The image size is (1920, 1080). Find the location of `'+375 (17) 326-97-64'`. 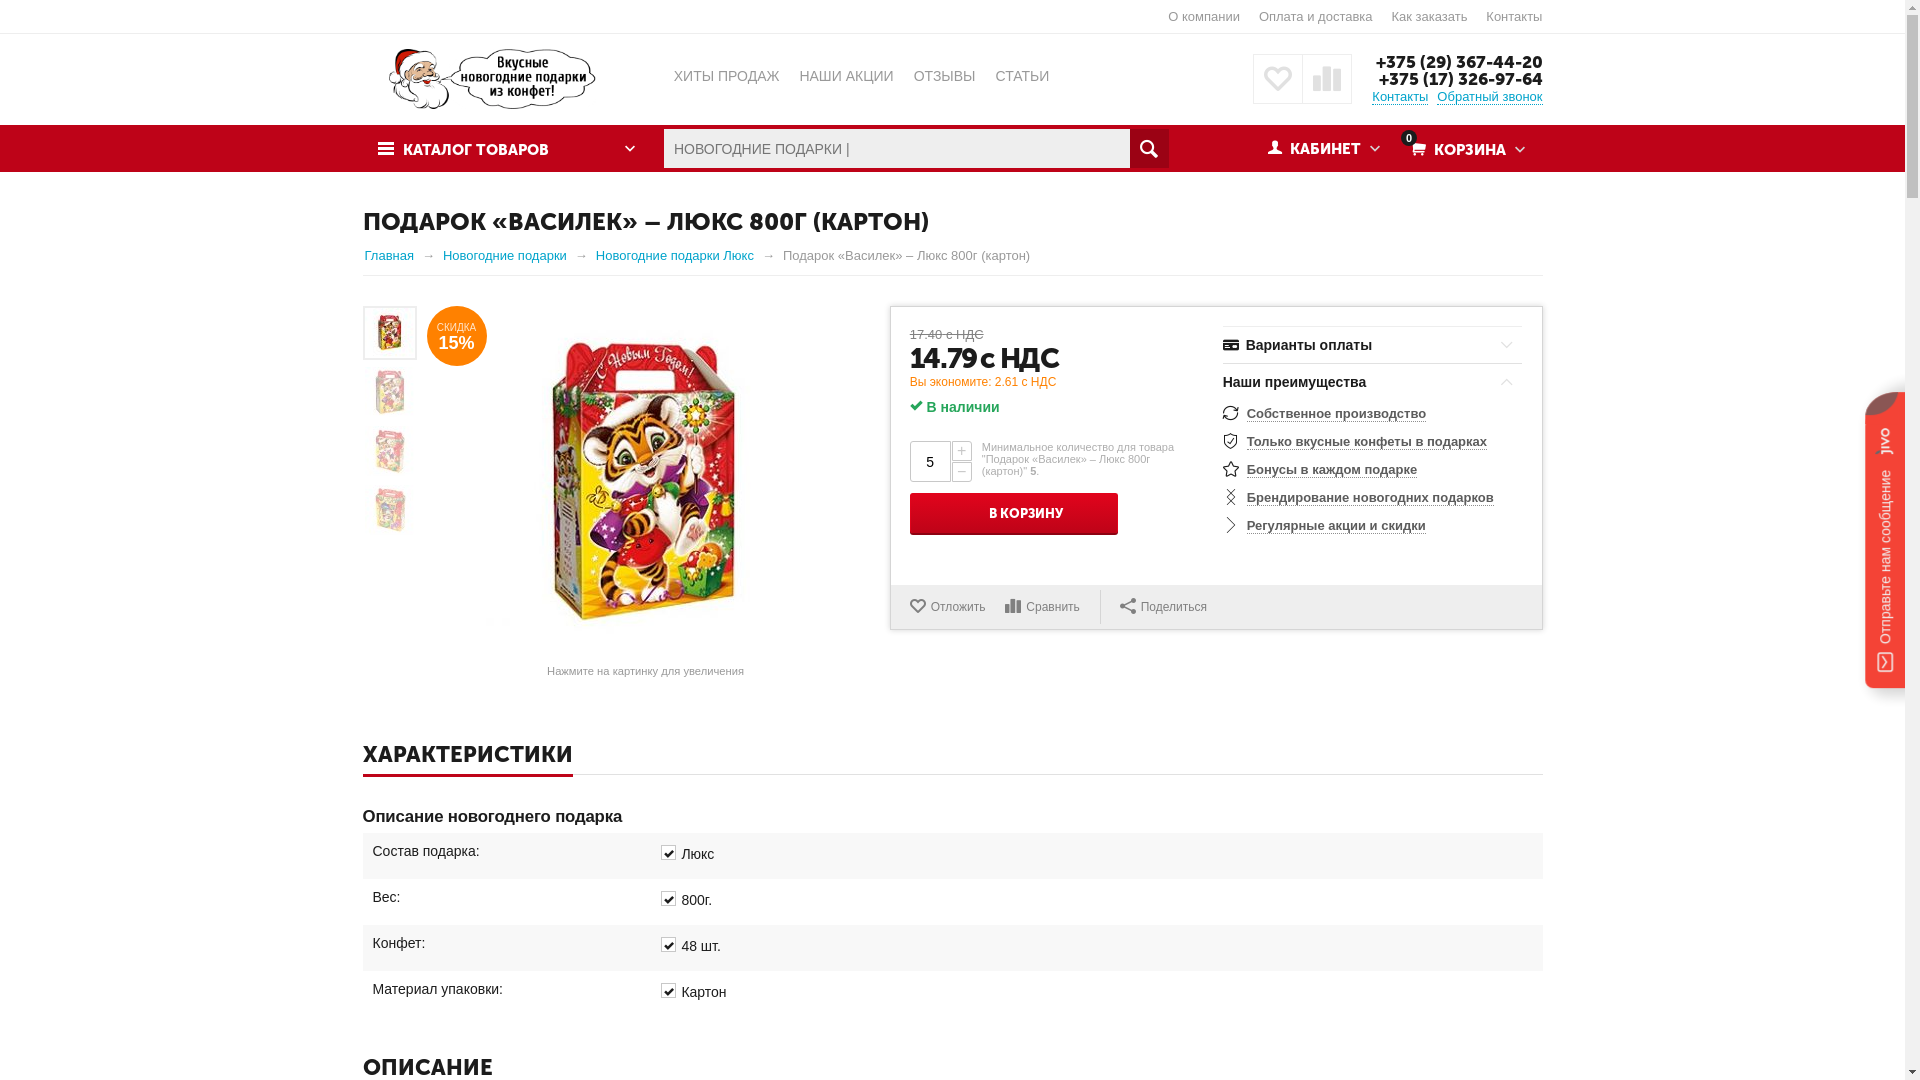

'+375 (17) 326-97-64' is located at coordinates (1376, 77).